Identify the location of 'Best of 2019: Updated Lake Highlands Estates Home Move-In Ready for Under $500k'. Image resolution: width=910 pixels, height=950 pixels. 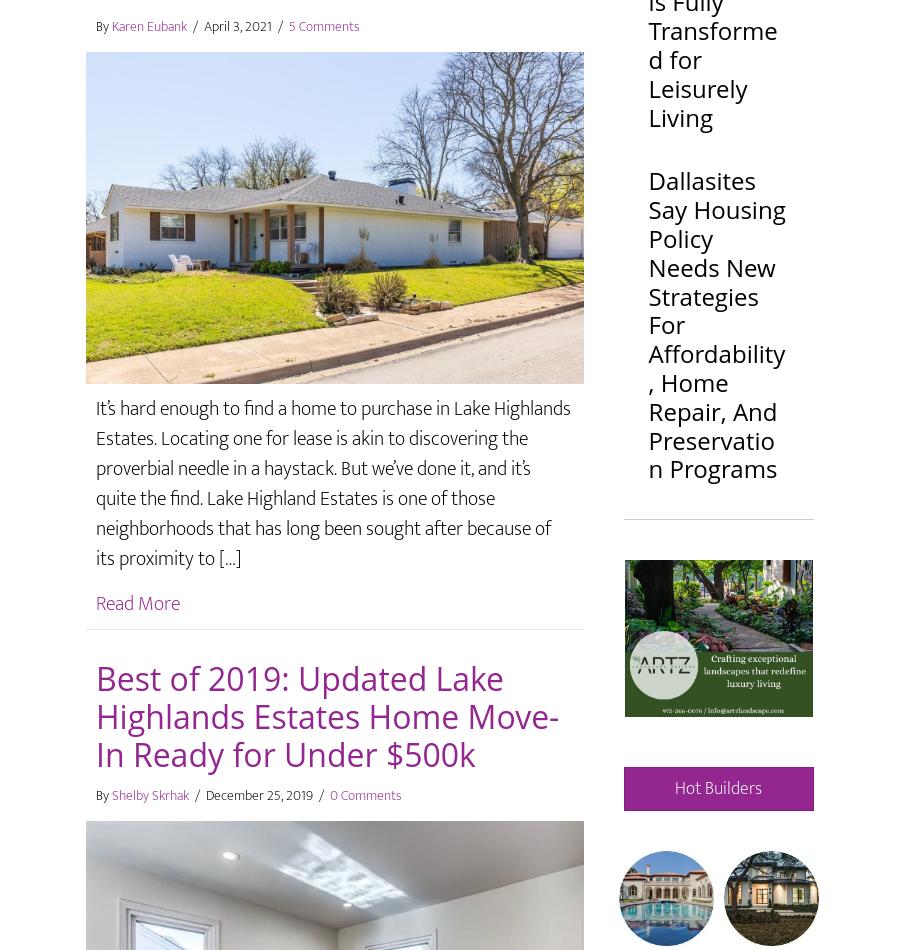
(326, 715).